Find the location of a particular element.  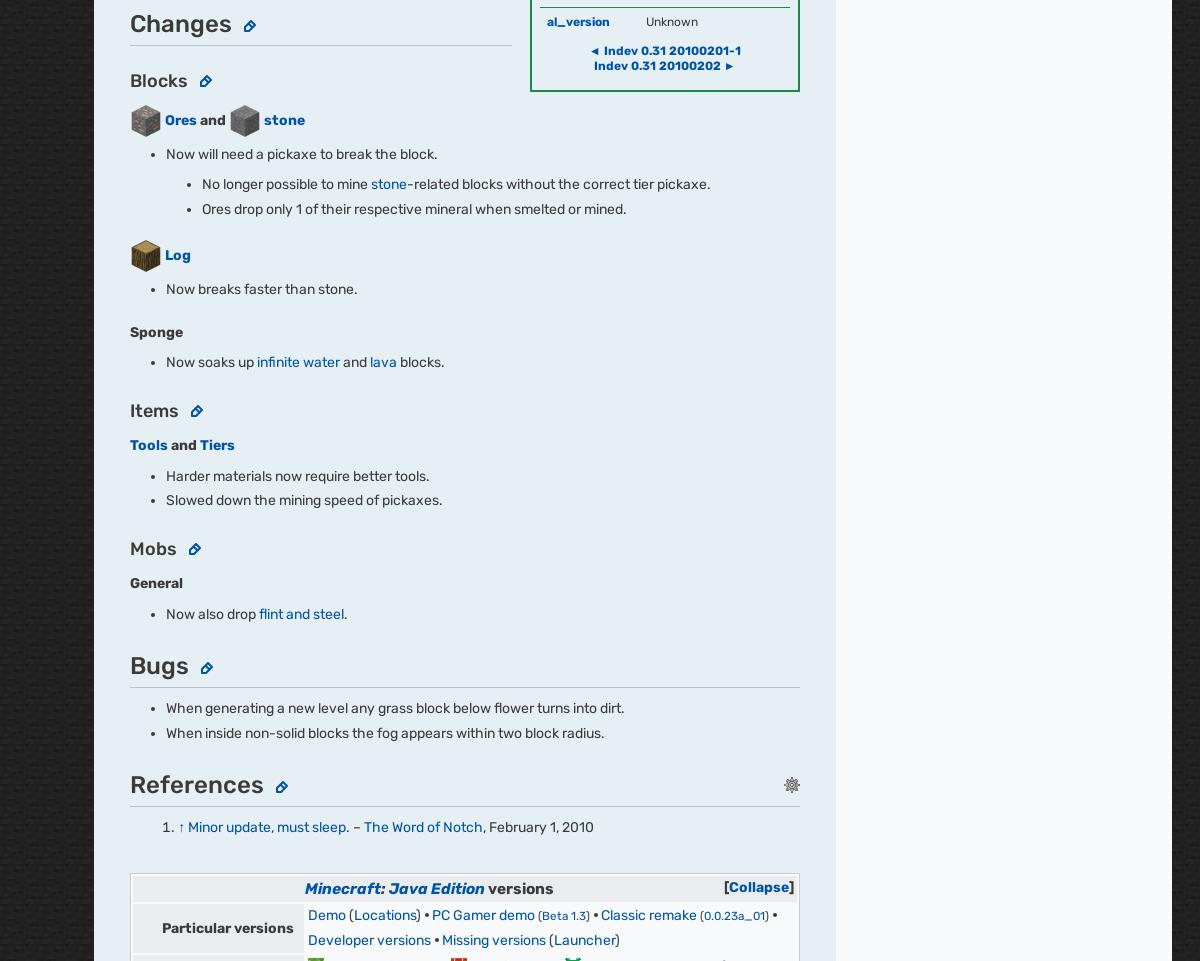

'Fandom' is located at coordinates (141, 351).